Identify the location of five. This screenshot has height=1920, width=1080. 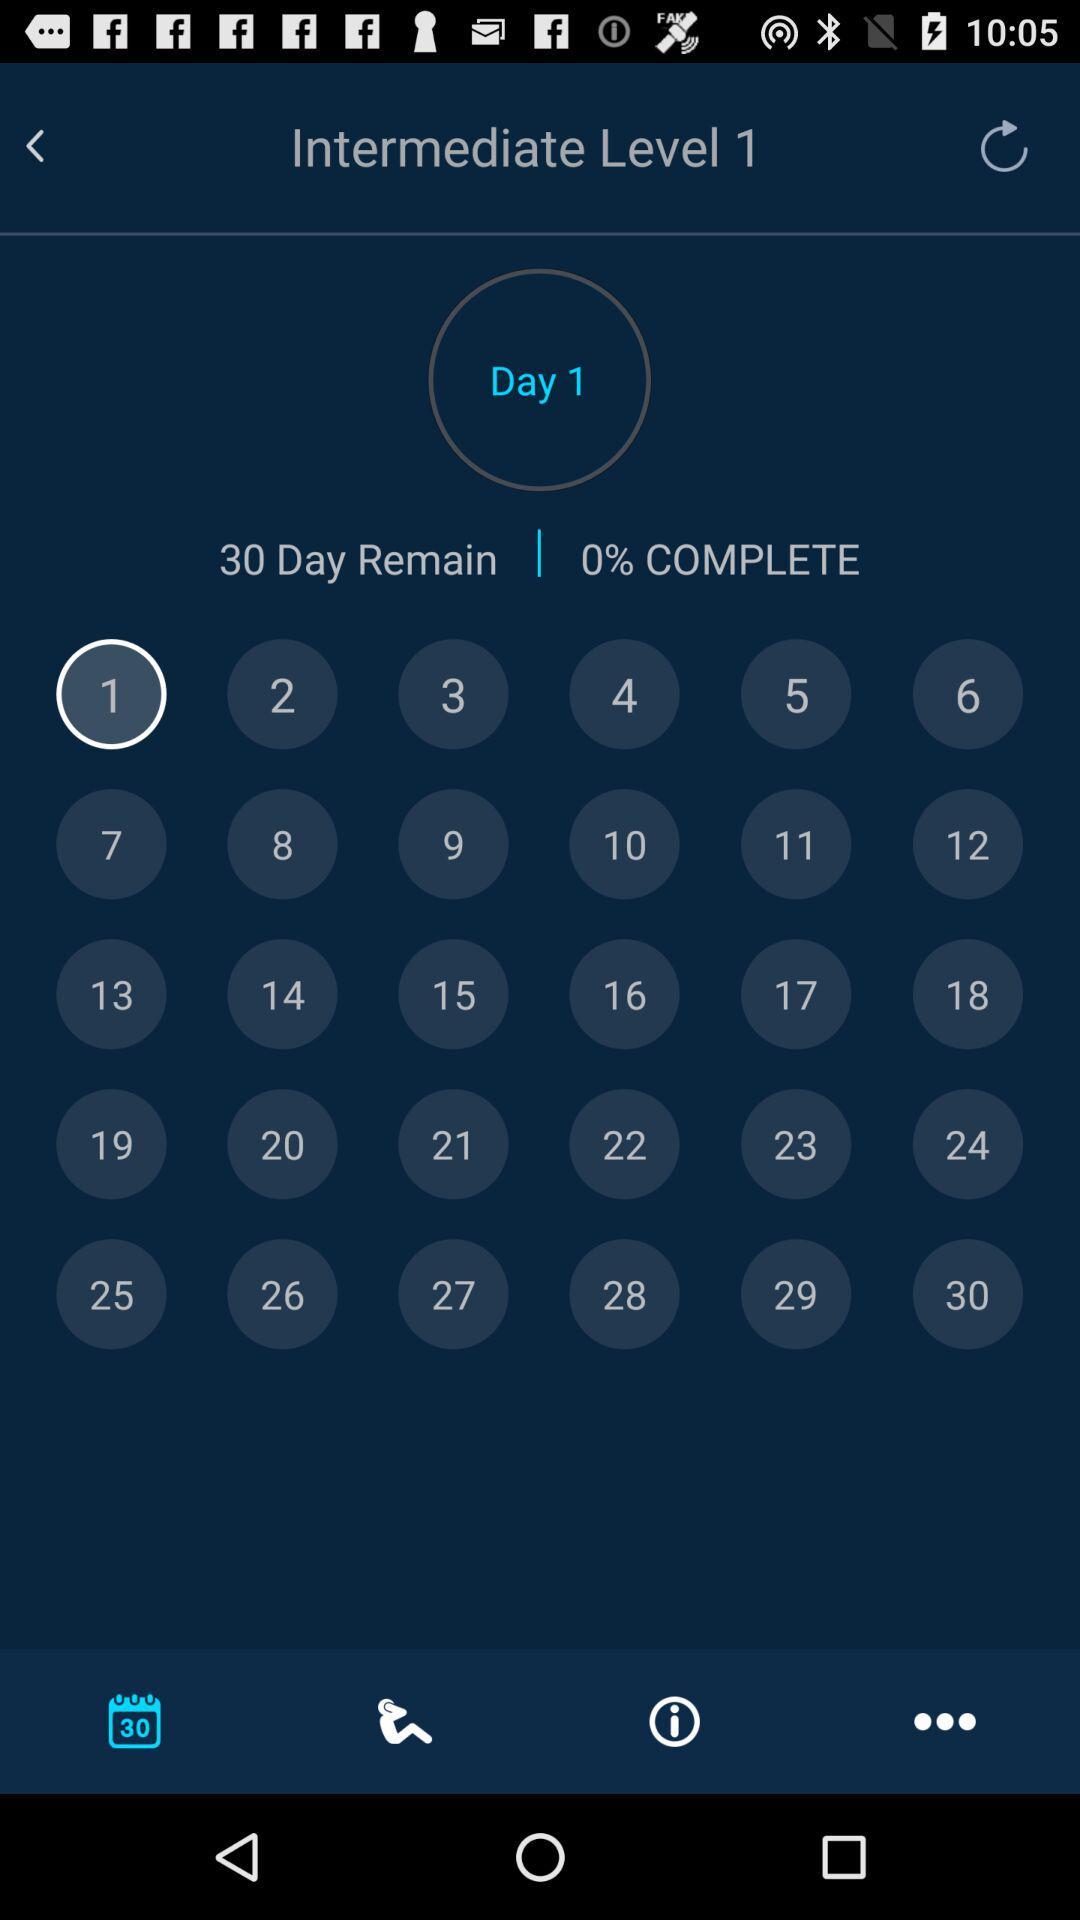
(795, 694).